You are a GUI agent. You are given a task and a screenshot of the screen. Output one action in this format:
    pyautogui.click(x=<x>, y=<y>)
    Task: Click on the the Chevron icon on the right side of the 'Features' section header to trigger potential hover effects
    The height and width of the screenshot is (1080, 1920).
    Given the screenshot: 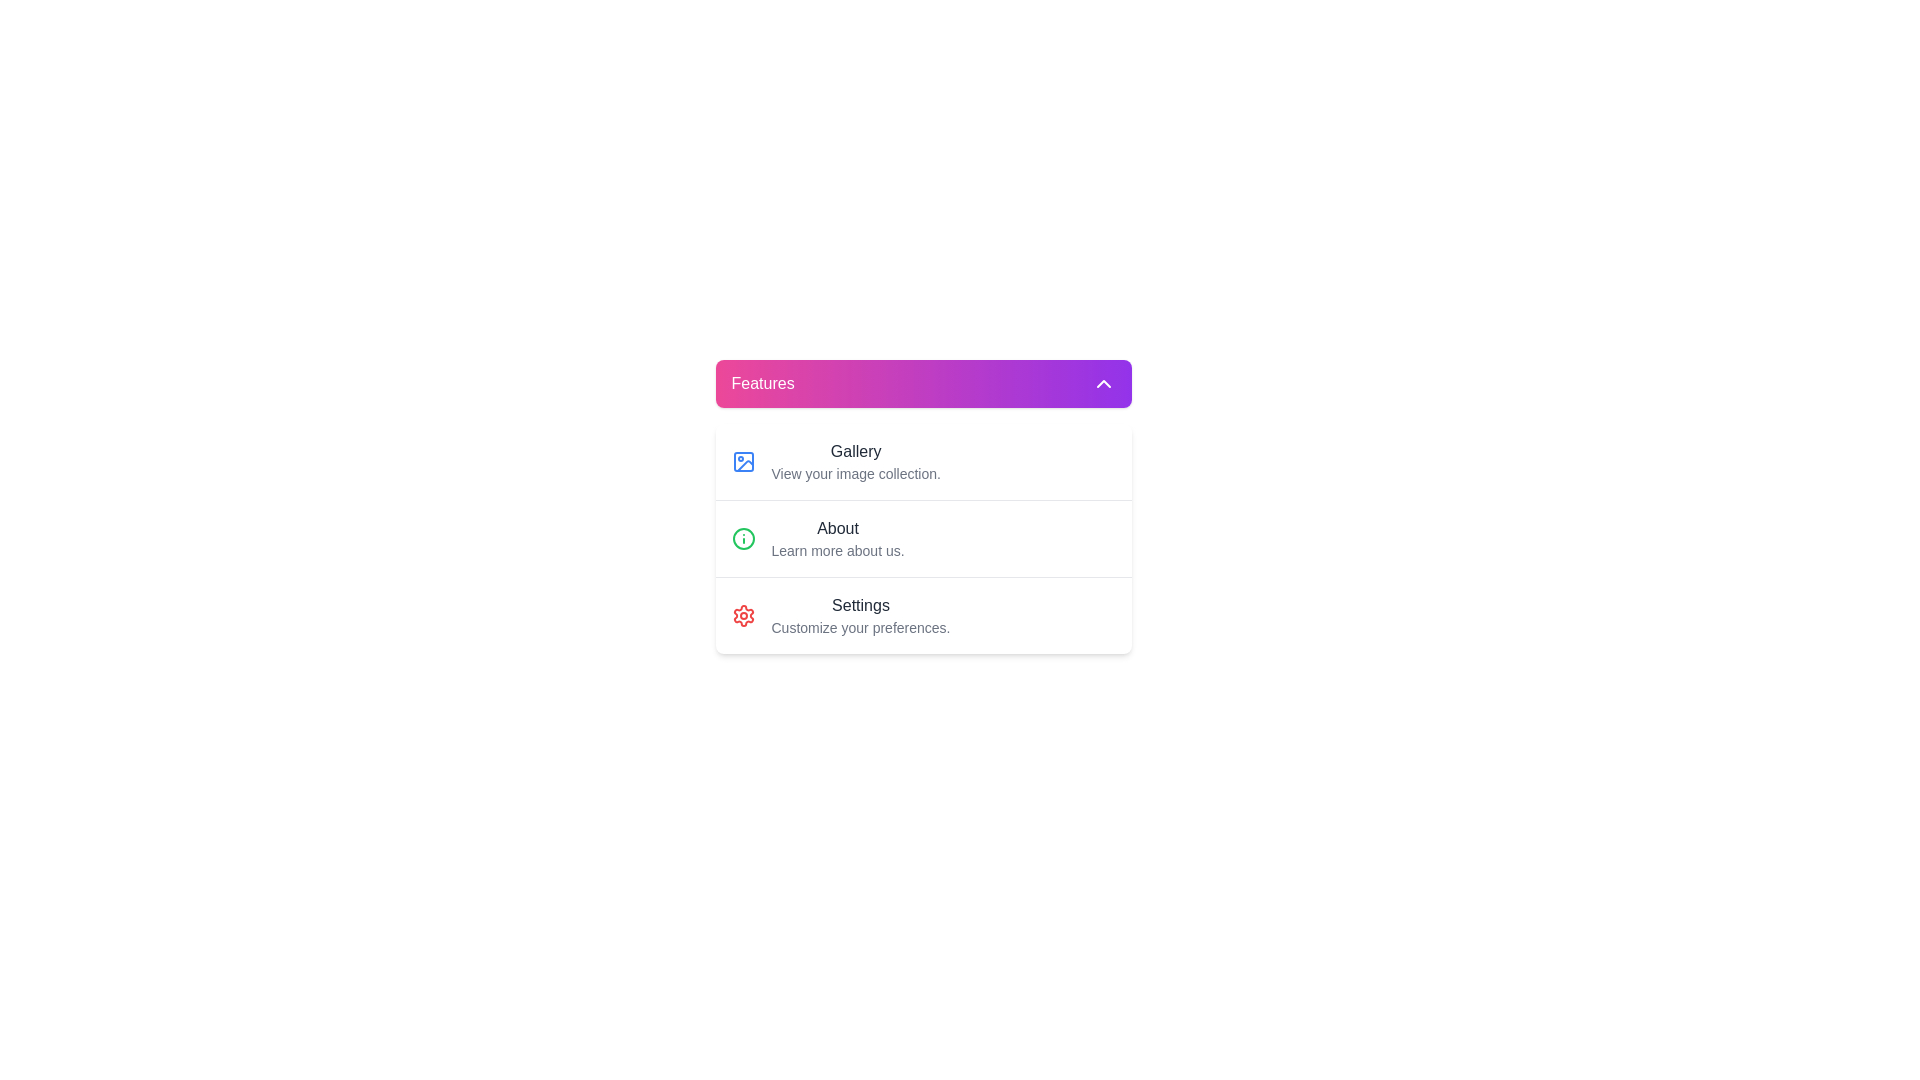 What is the action you would take?
    pyautogui.click(x=1102, y=384)
    